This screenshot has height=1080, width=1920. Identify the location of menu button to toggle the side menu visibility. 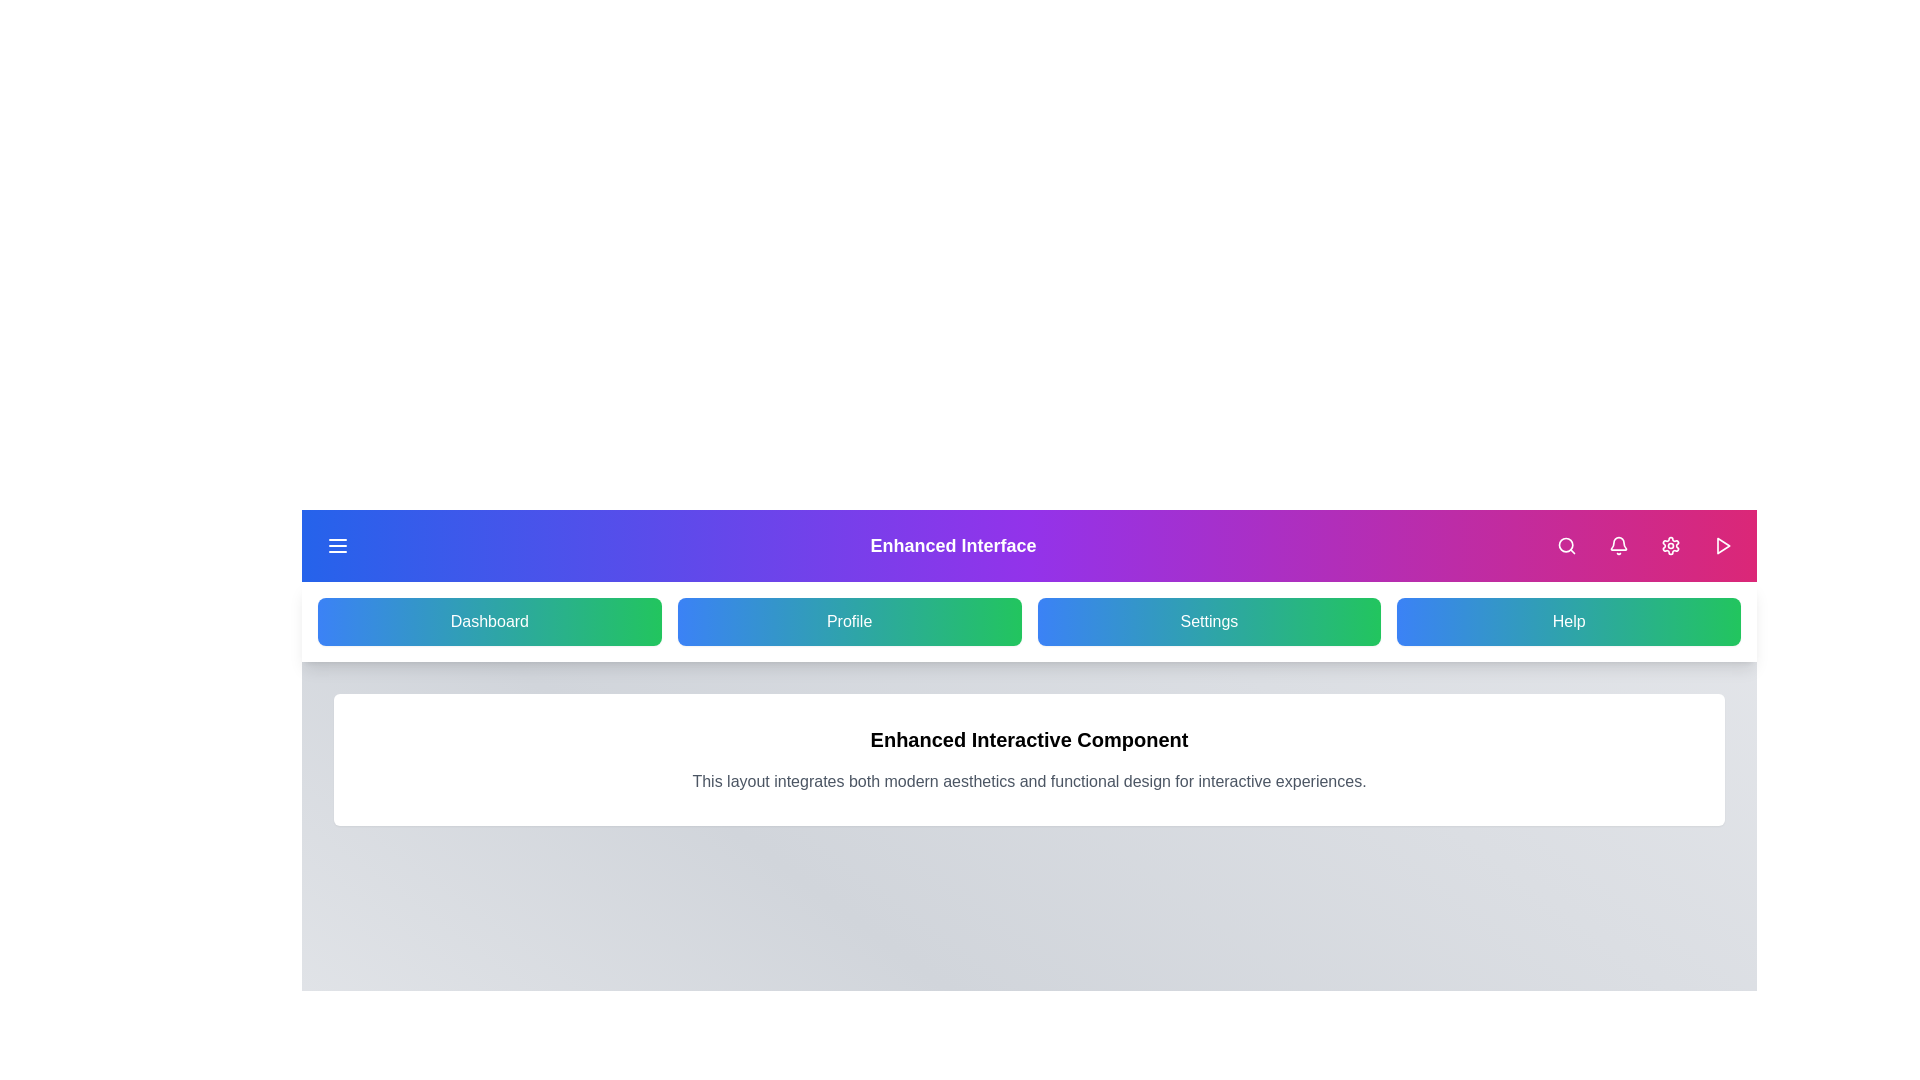
(337, 546).